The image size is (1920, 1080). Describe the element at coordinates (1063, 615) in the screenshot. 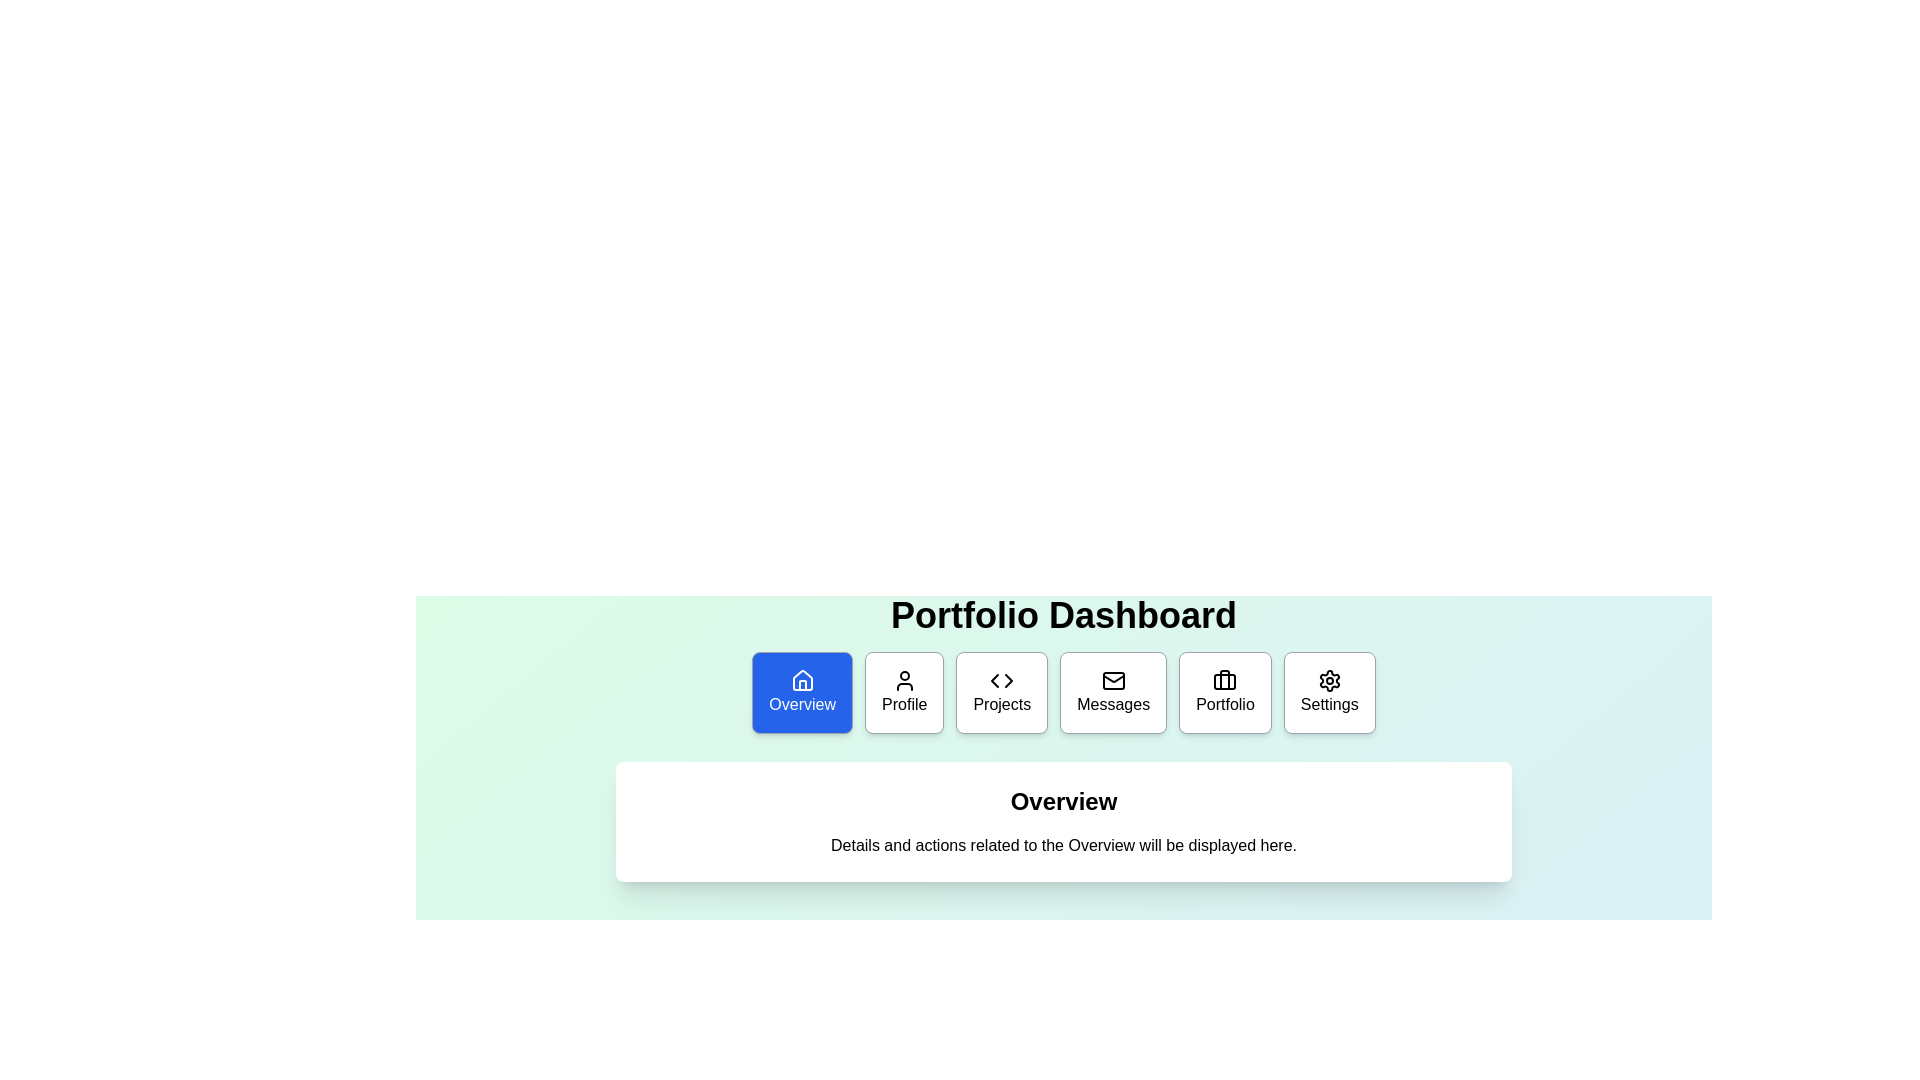

I see `the large, bold text label displaying 'Portfolio Dashboard' at the top of the interface` at that location.